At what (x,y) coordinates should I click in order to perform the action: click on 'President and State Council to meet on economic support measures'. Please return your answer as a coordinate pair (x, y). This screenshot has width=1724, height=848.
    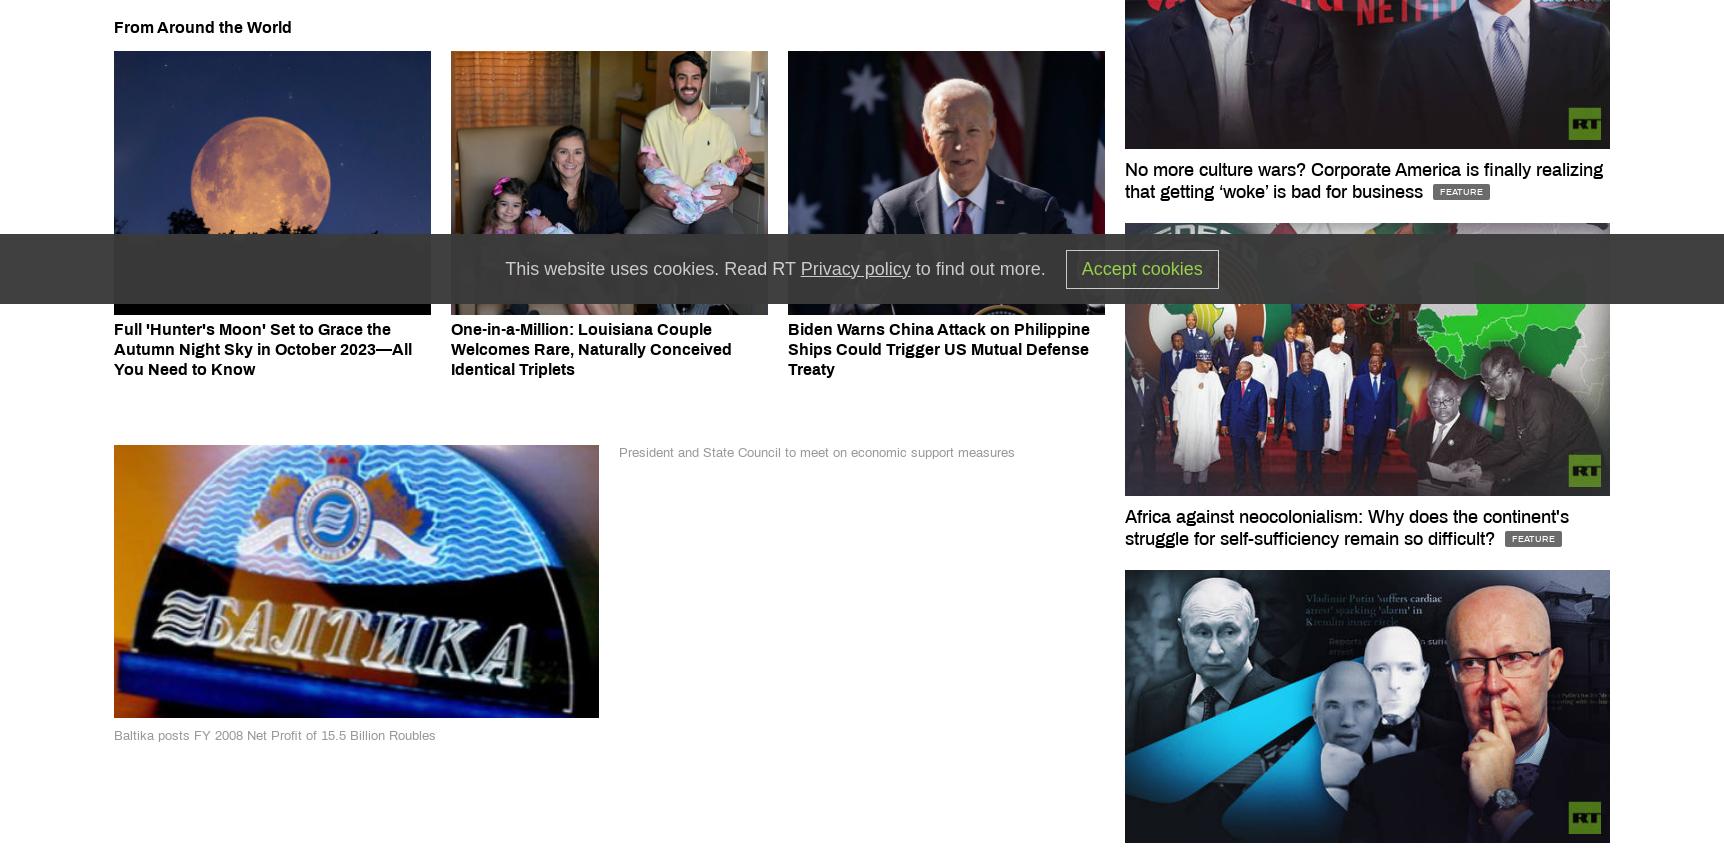
    Looking at the image, I should click on (816, 452).